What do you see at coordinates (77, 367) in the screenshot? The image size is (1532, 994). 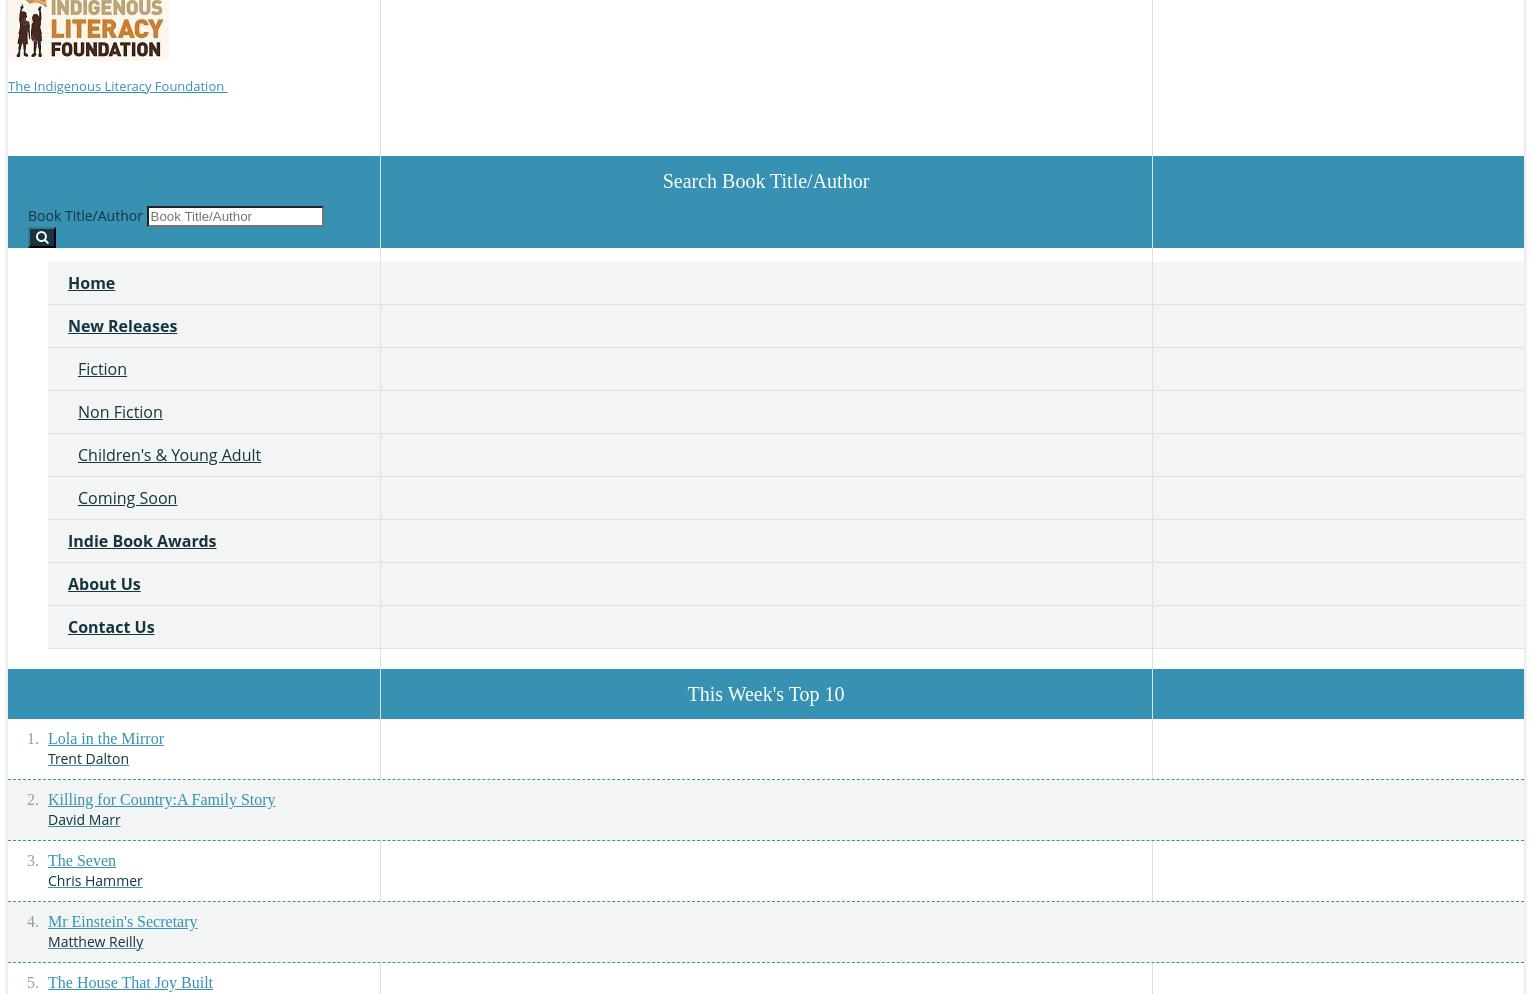 I see `'Fiction'` at bounding box center [77, 367].